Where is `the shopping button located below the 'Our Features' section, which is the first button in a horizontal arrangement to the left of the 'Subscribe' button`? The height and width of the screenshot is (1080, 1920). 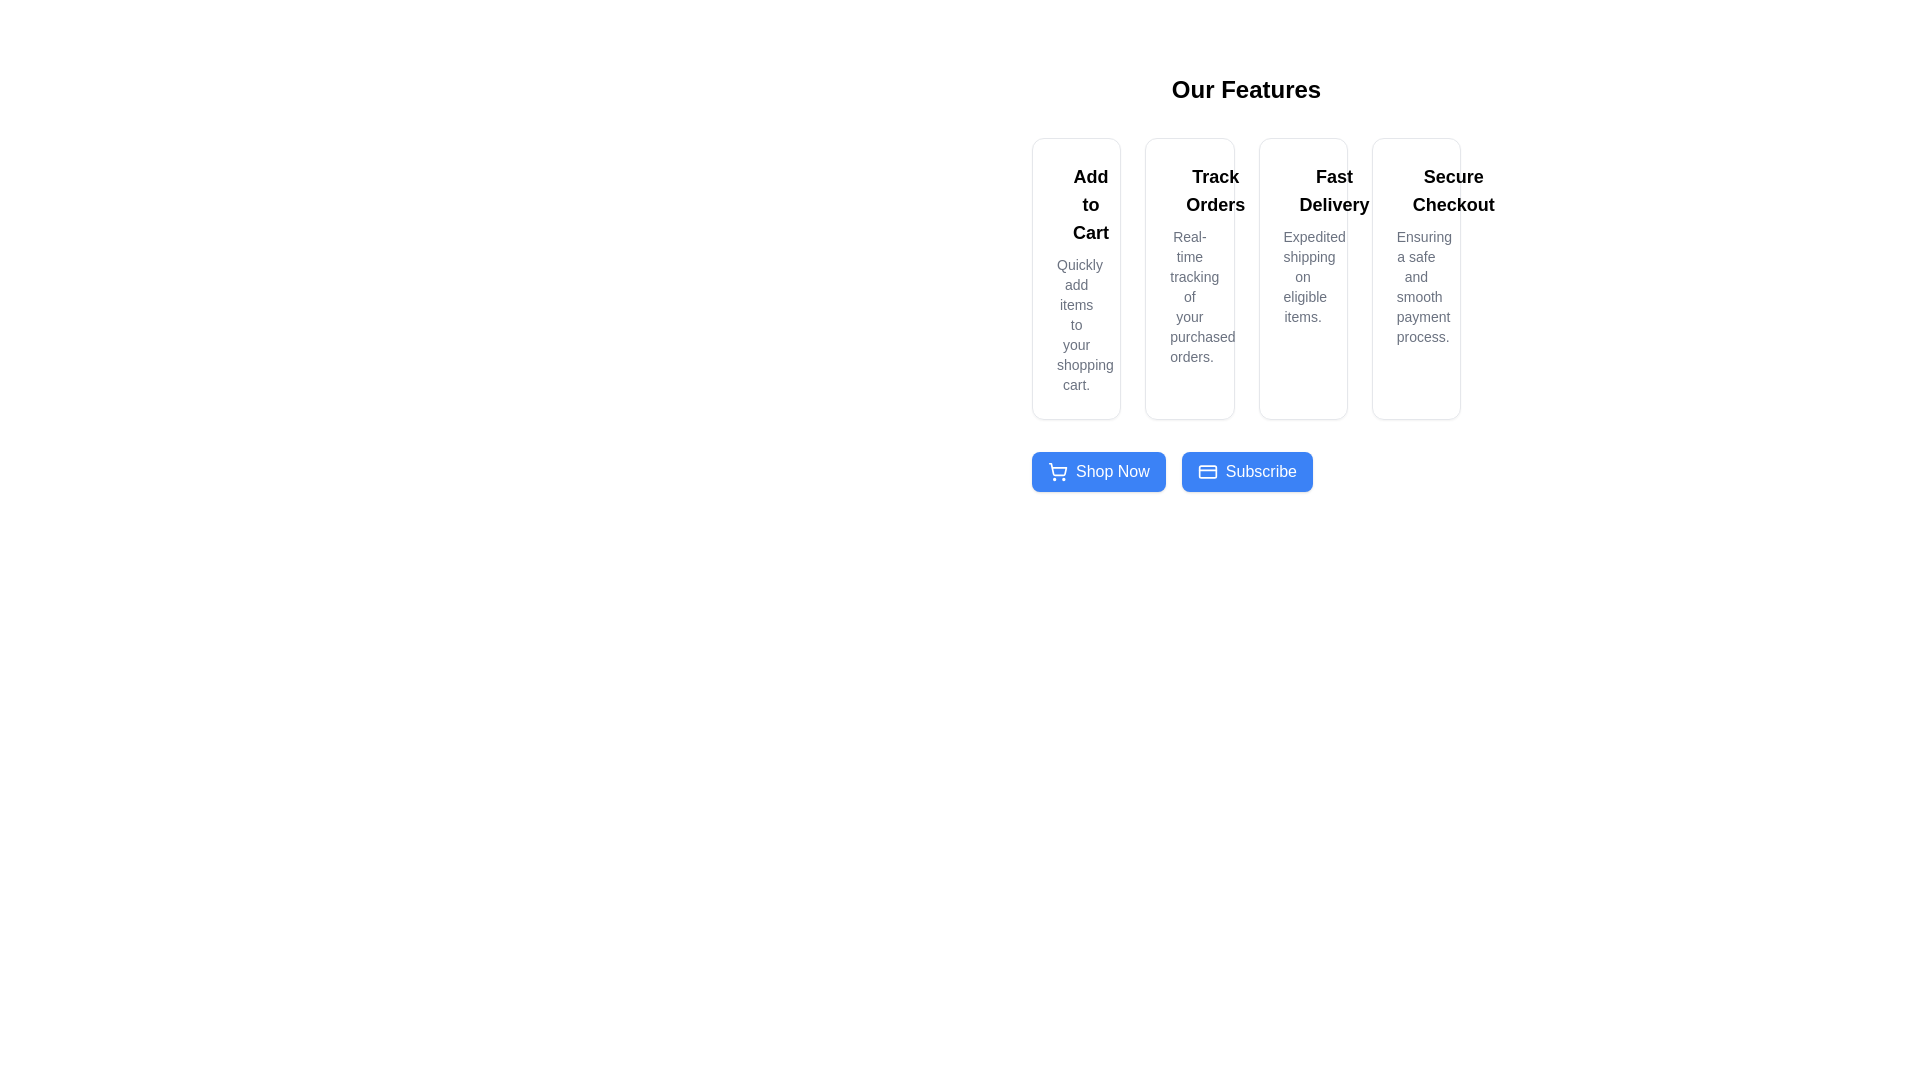 the shopping button located below the 'Our Features' section, which is the first button in a horizontal arrangement to the left of the 'Subscribe' button is located at coordinates (1097, 471).